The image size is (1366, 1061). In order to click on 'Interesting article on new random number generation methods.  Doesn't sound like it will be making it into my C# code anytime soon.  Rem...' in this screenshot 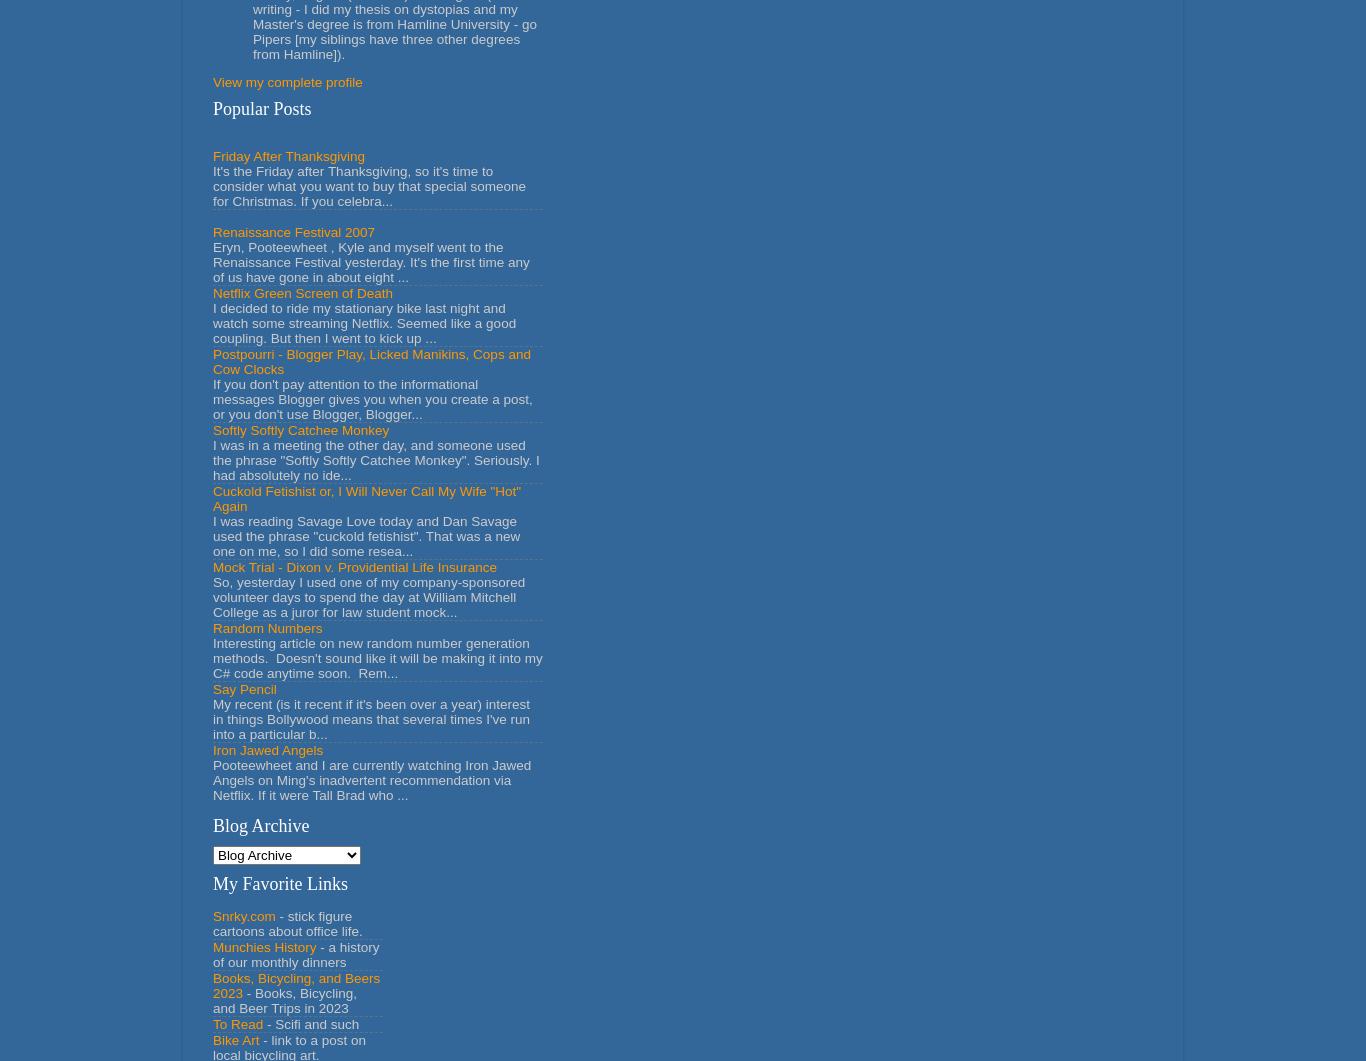, I will do `click(376, 656)`.